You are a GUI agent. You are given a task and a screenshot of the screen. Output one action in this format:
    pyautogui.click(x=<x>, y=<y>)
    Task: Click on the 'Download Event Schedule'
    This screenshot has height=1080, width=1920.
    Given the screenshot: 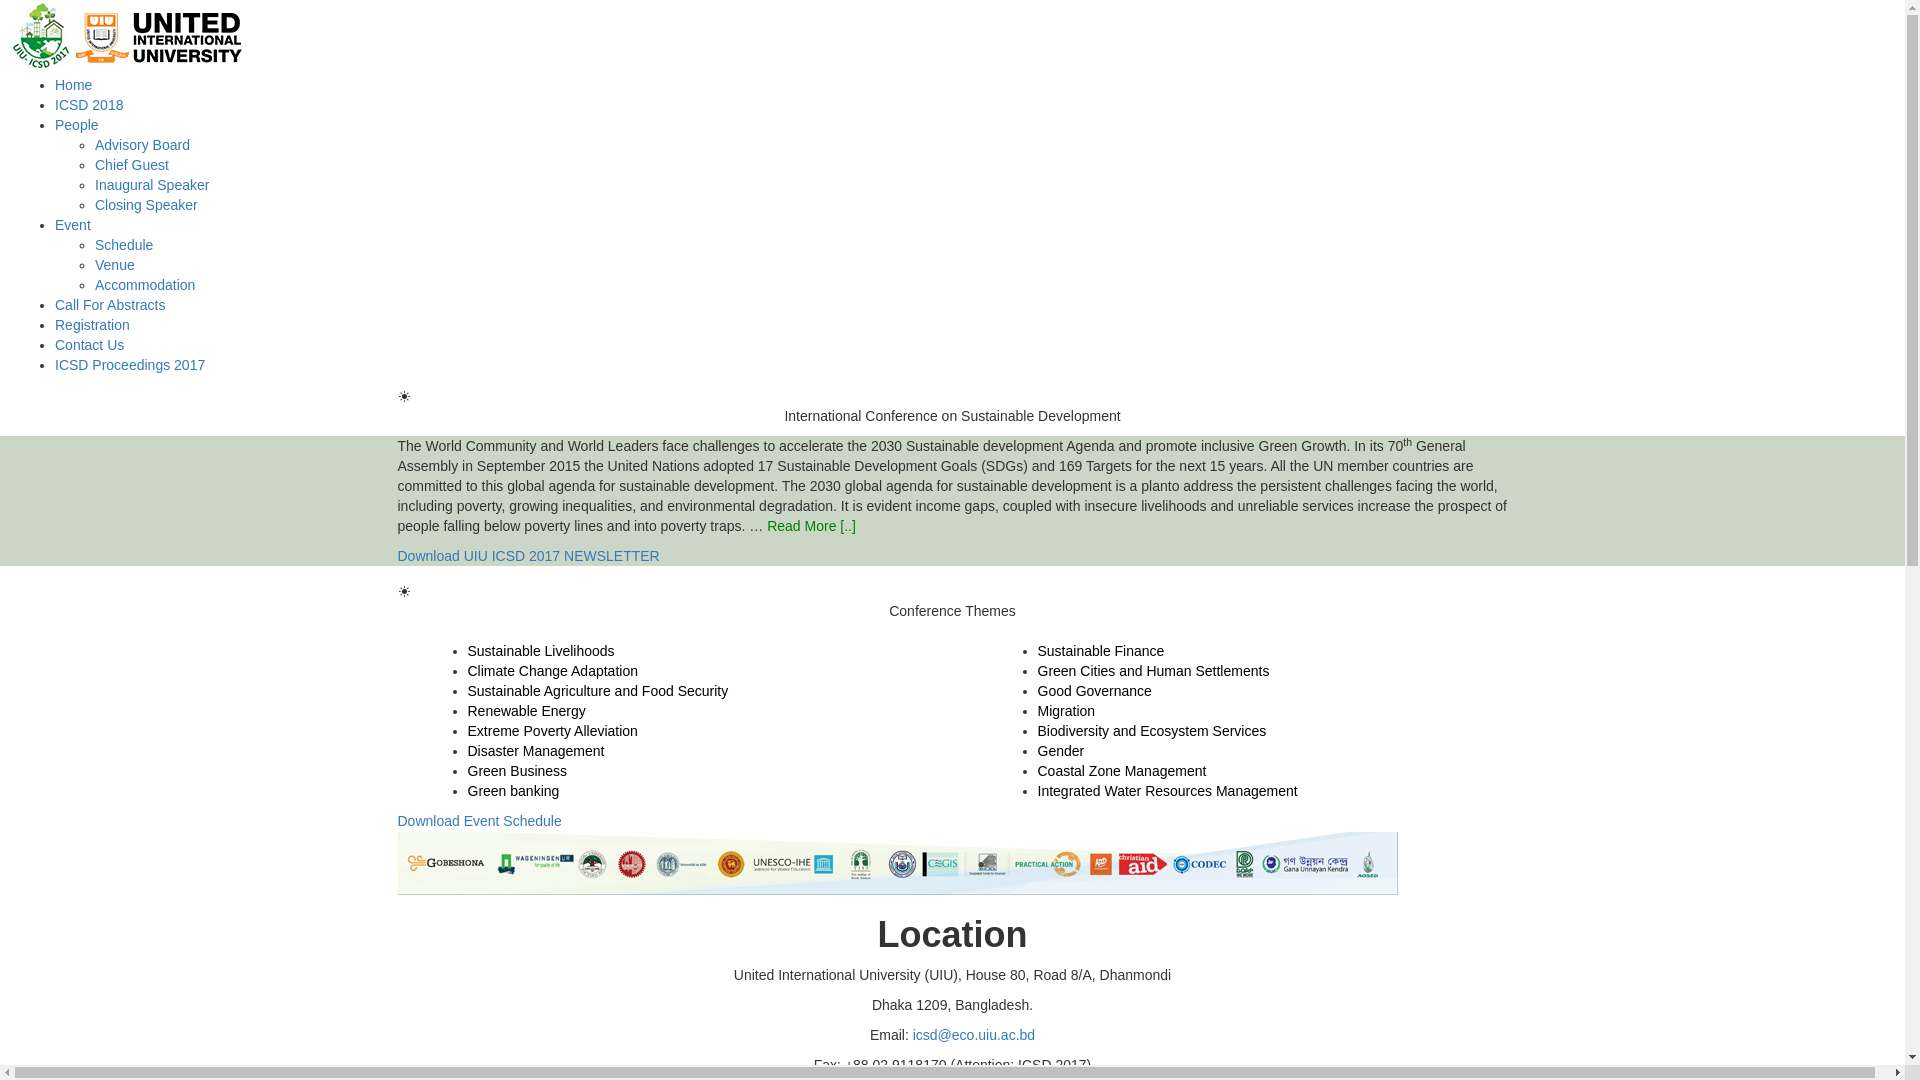 What is the action you would take?
    pyautogui.click(x=480, y=821)
    